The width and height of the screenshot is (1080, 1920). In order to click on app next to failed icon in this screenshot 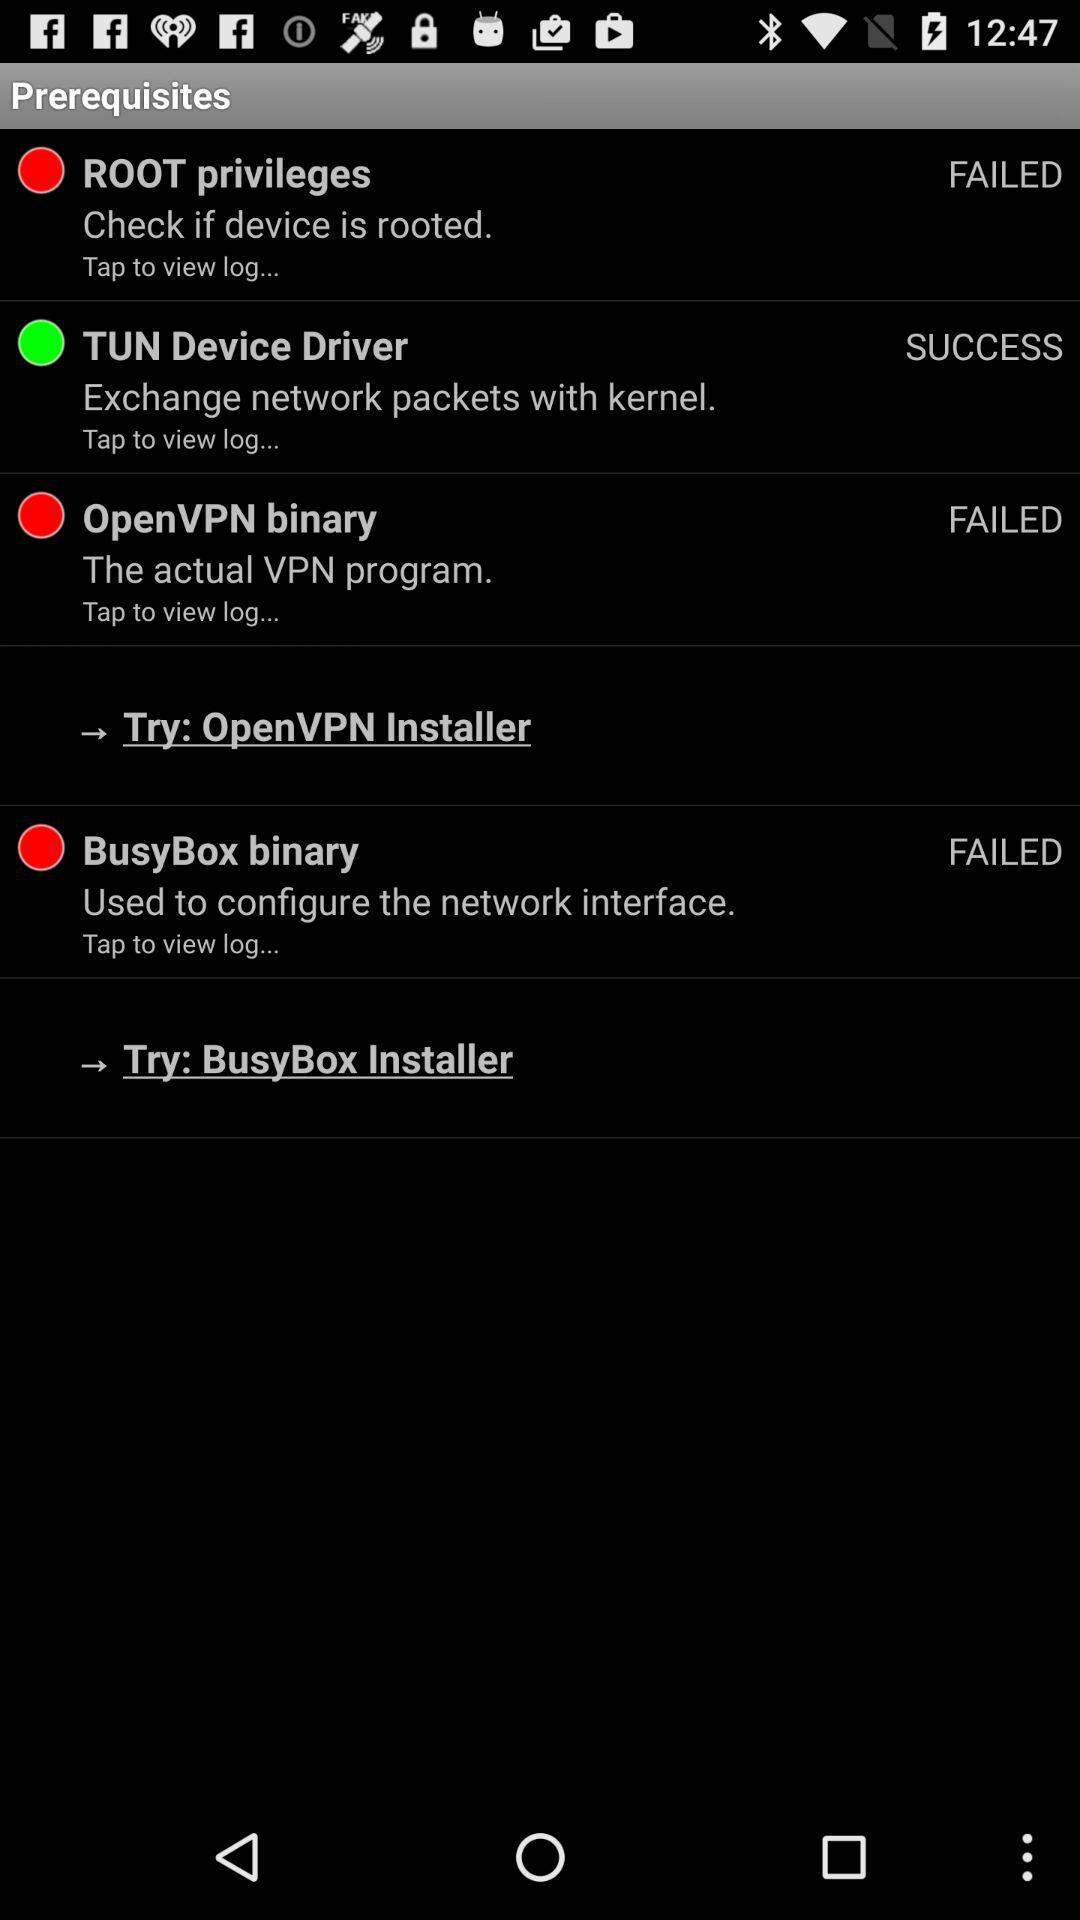, I will do `click(514, 172)`.